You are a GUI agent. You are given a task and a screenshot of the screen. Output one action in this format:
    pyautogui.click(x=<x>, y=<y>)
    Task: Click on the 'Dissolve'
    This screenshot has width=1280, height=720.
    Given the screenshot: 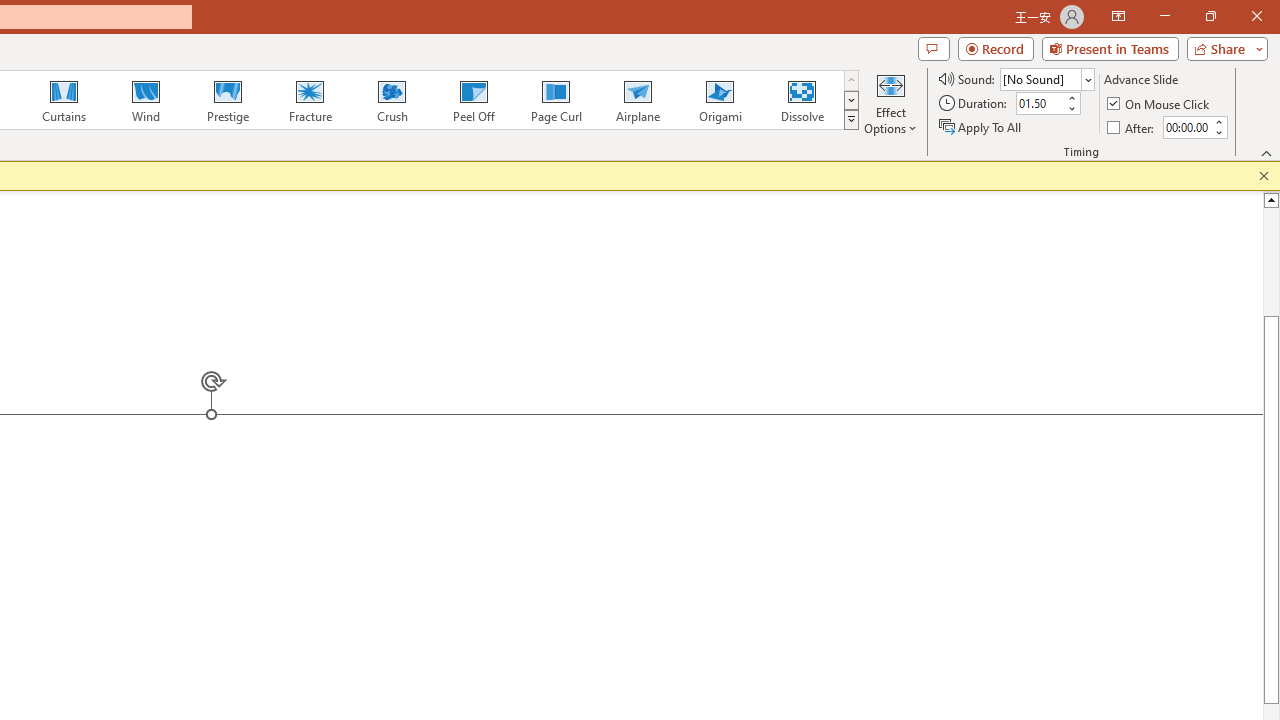 What is the action you would take?
    pyautogui.click(x=802, y=100)
    